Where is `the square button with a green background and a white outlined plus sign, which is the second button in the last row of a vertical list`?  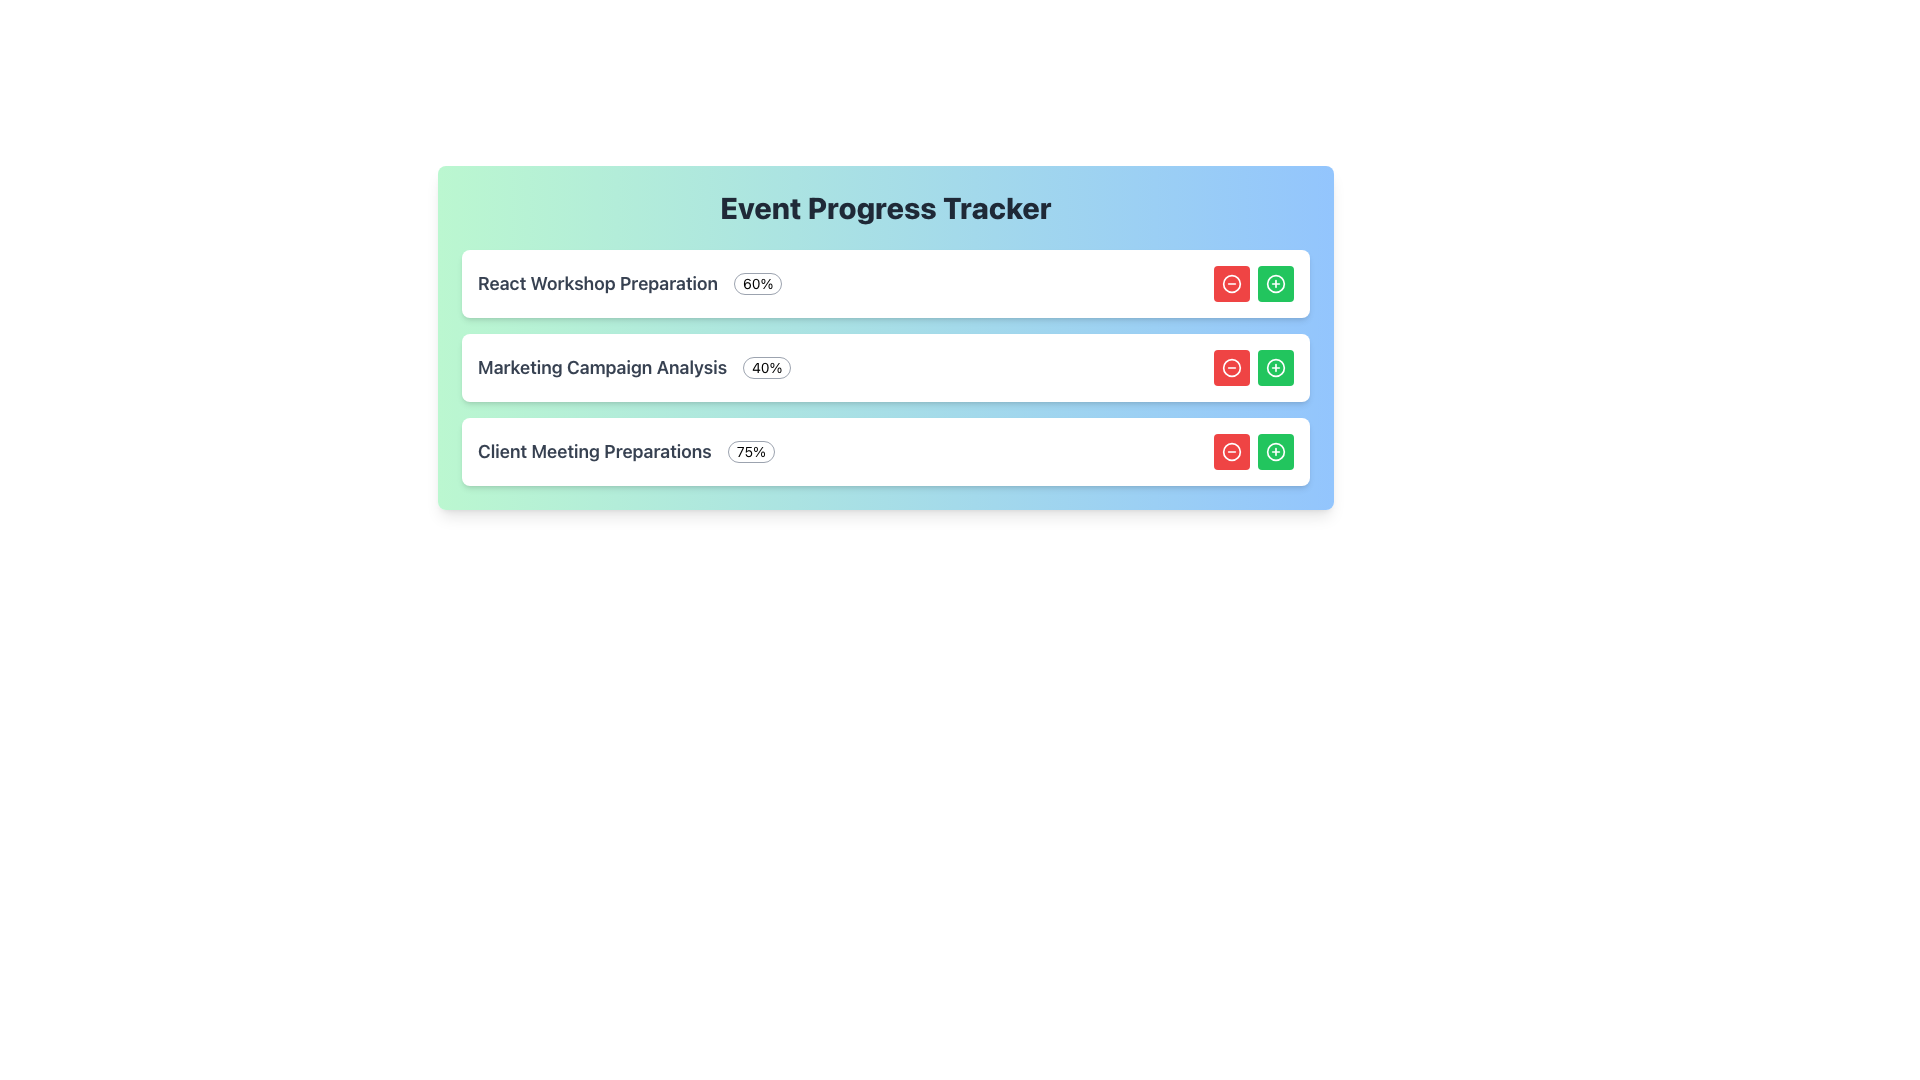 the square button with a green background and a white outlined plus sign, which is the second button in the last row of a vertical list is located at coordinates (1275, 451).